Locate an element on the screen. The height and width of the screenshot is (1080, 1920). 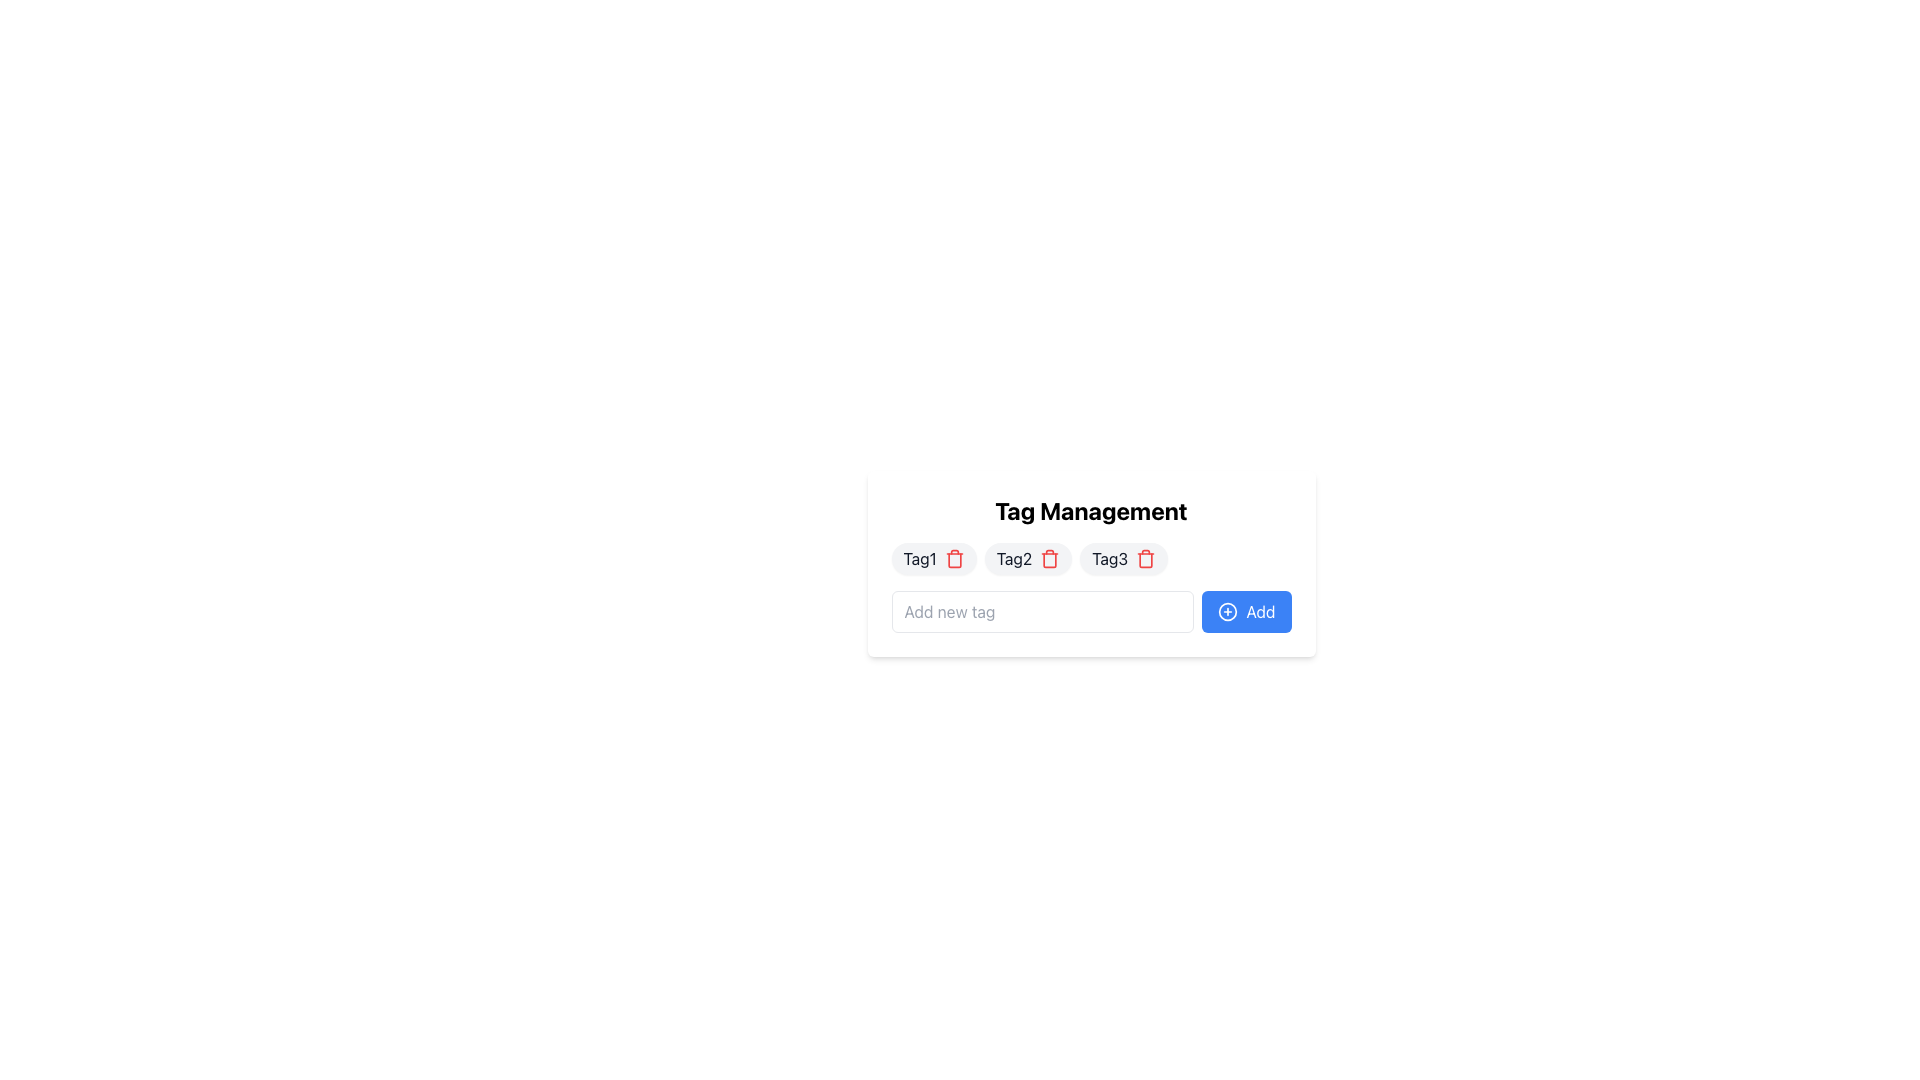
the center of the blue circular part of the plus icon located within the 'Add' button at the bottom-right corner of the panel is located at coordinates (1227, 611).